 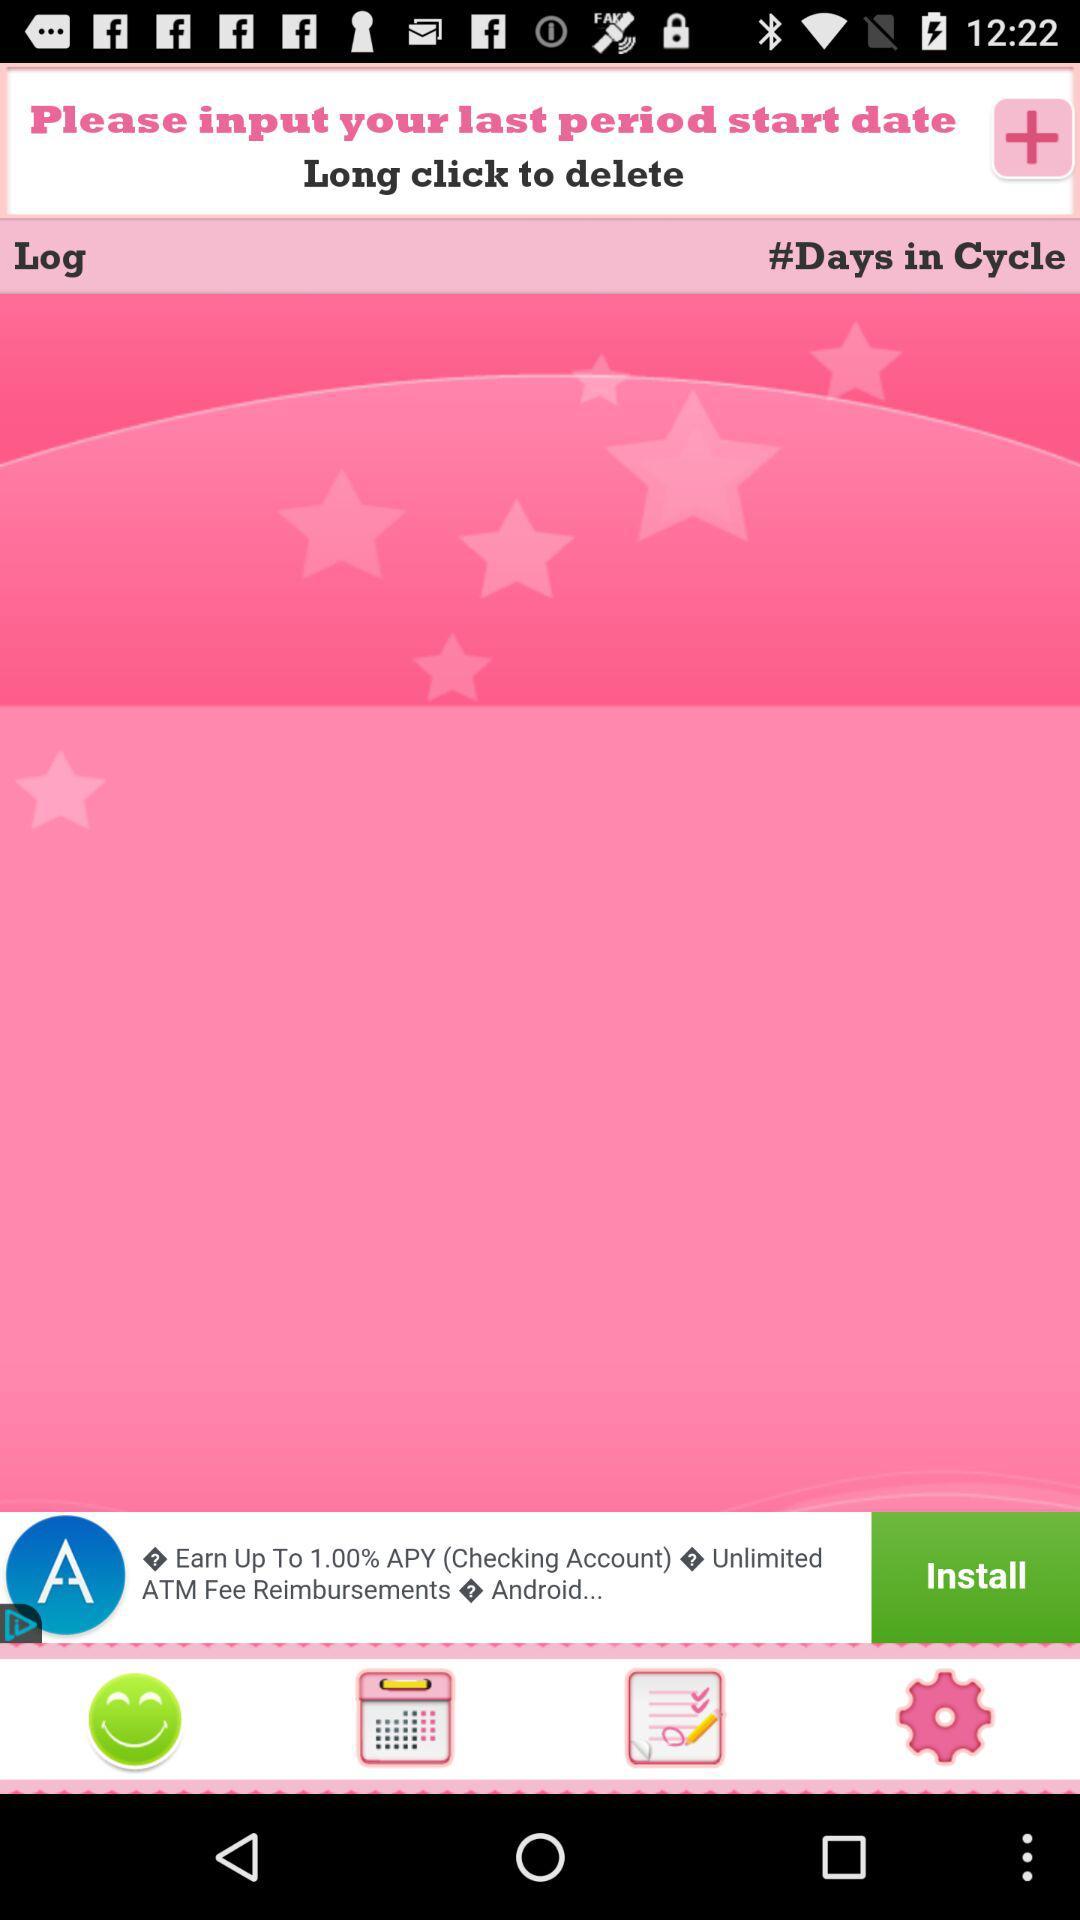 What do you see at coordinates (675, 1717) in the screenshot?
I see `annotations` at bounding box center [675, 1717].